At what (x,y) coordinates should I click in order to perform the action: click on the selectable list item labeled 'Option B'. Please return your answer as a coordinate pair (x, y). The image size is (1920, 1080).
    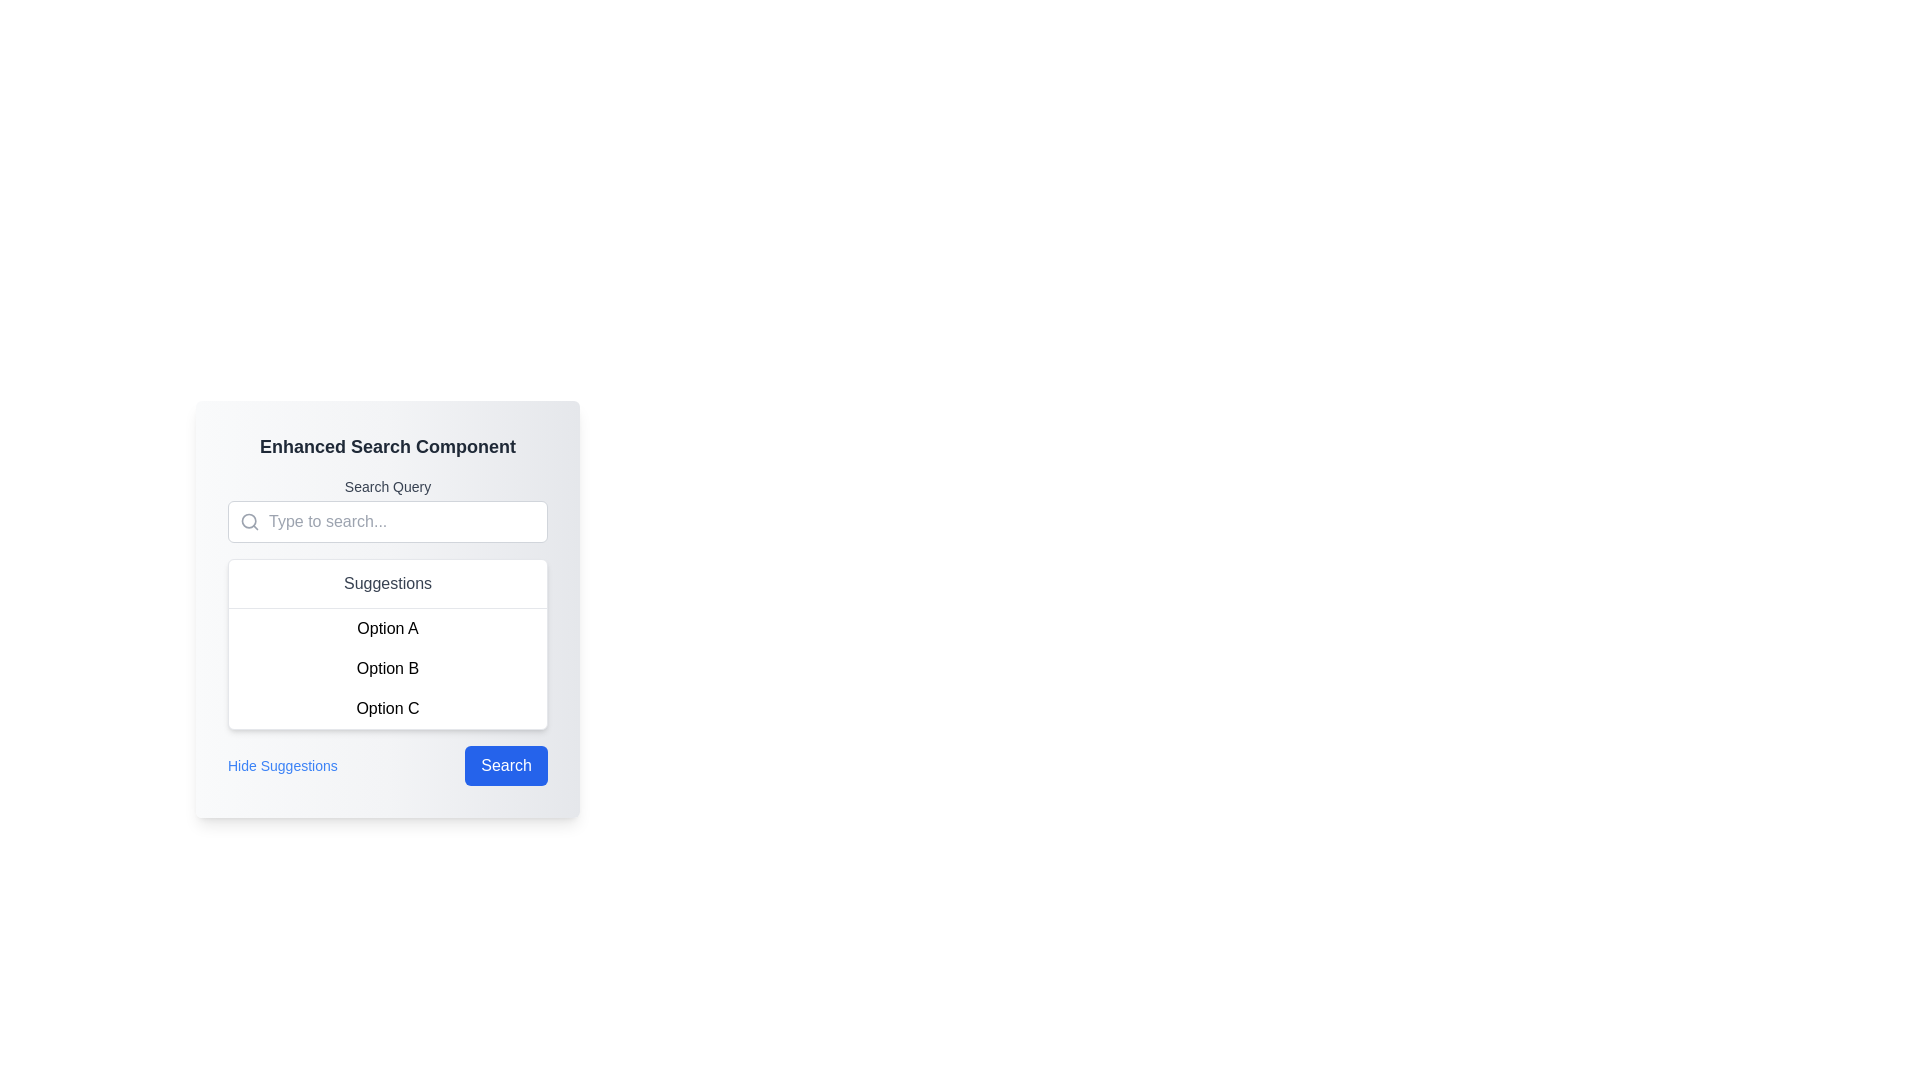
    Looking at the image, I should click on (388, 668).